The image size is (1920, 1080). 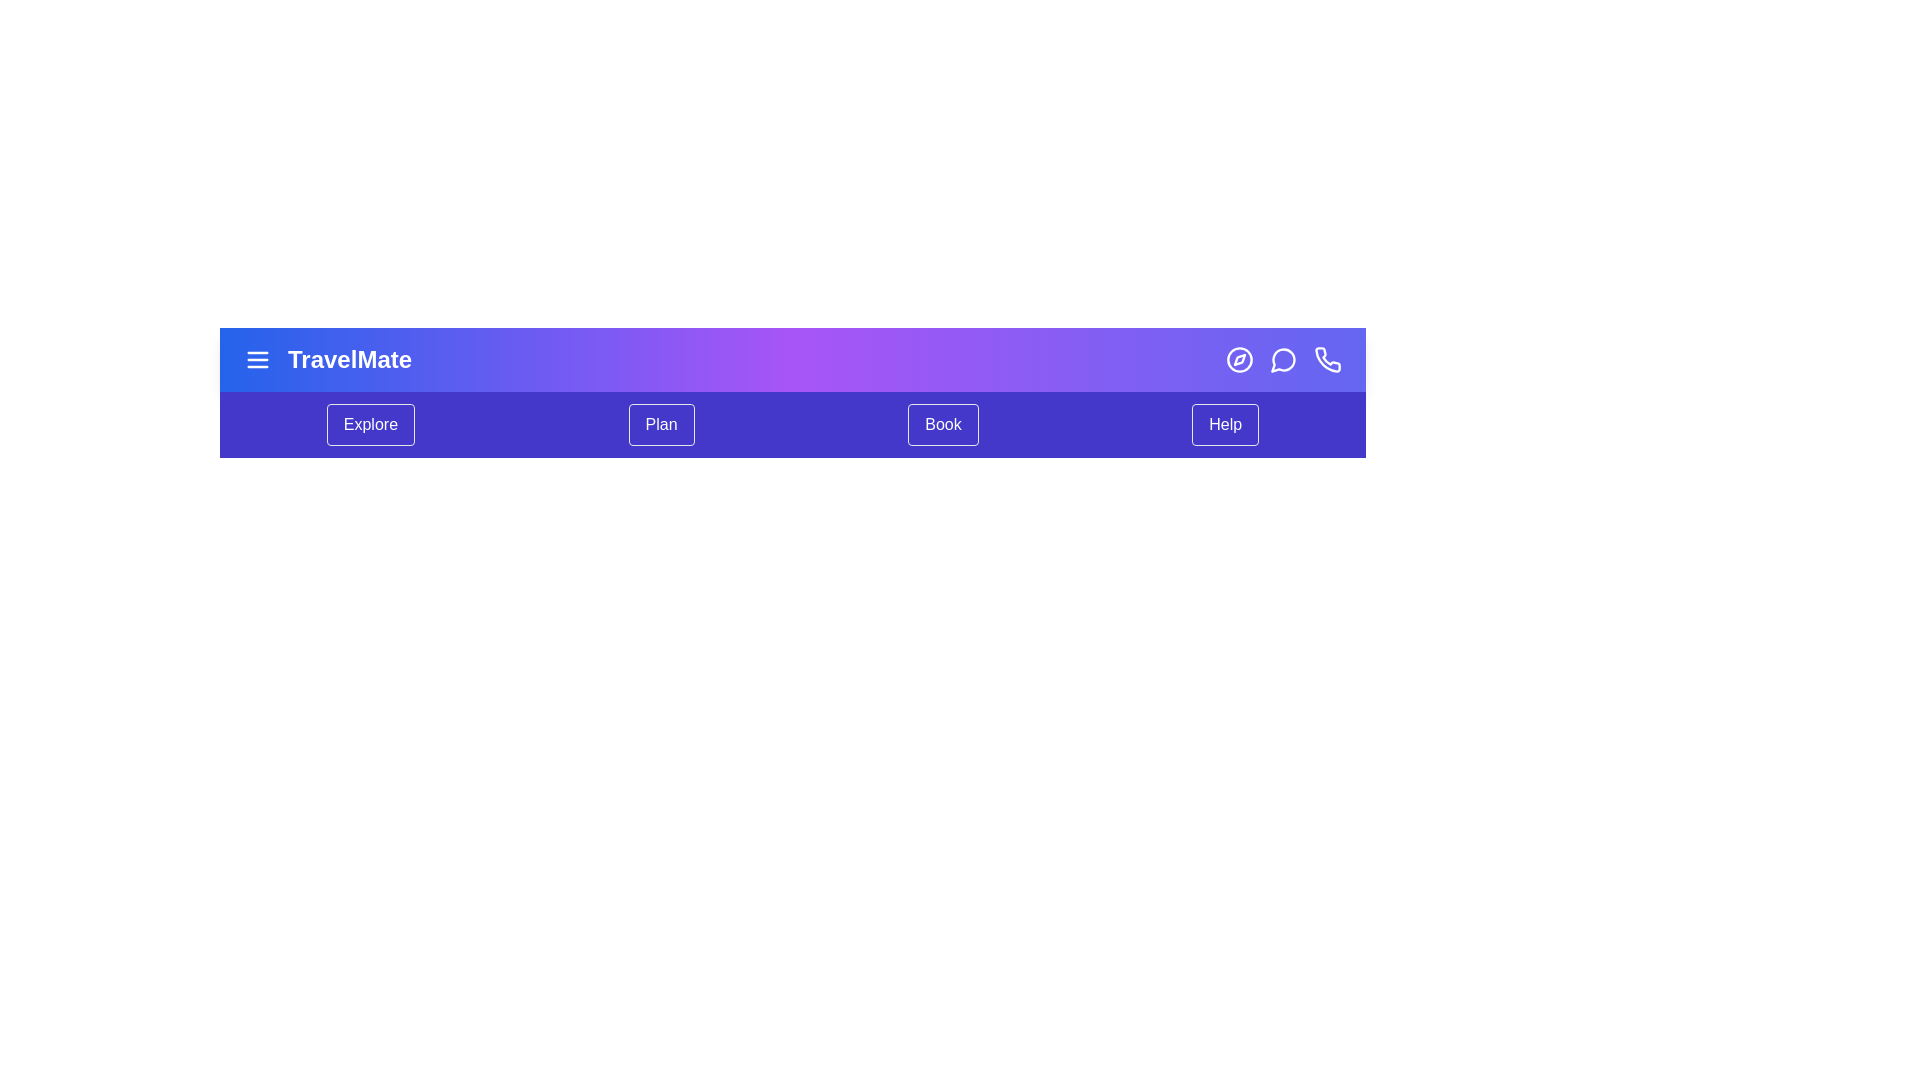 I want to click on compass icon to trigger its associated functionality, so click(x=1238, y=358).